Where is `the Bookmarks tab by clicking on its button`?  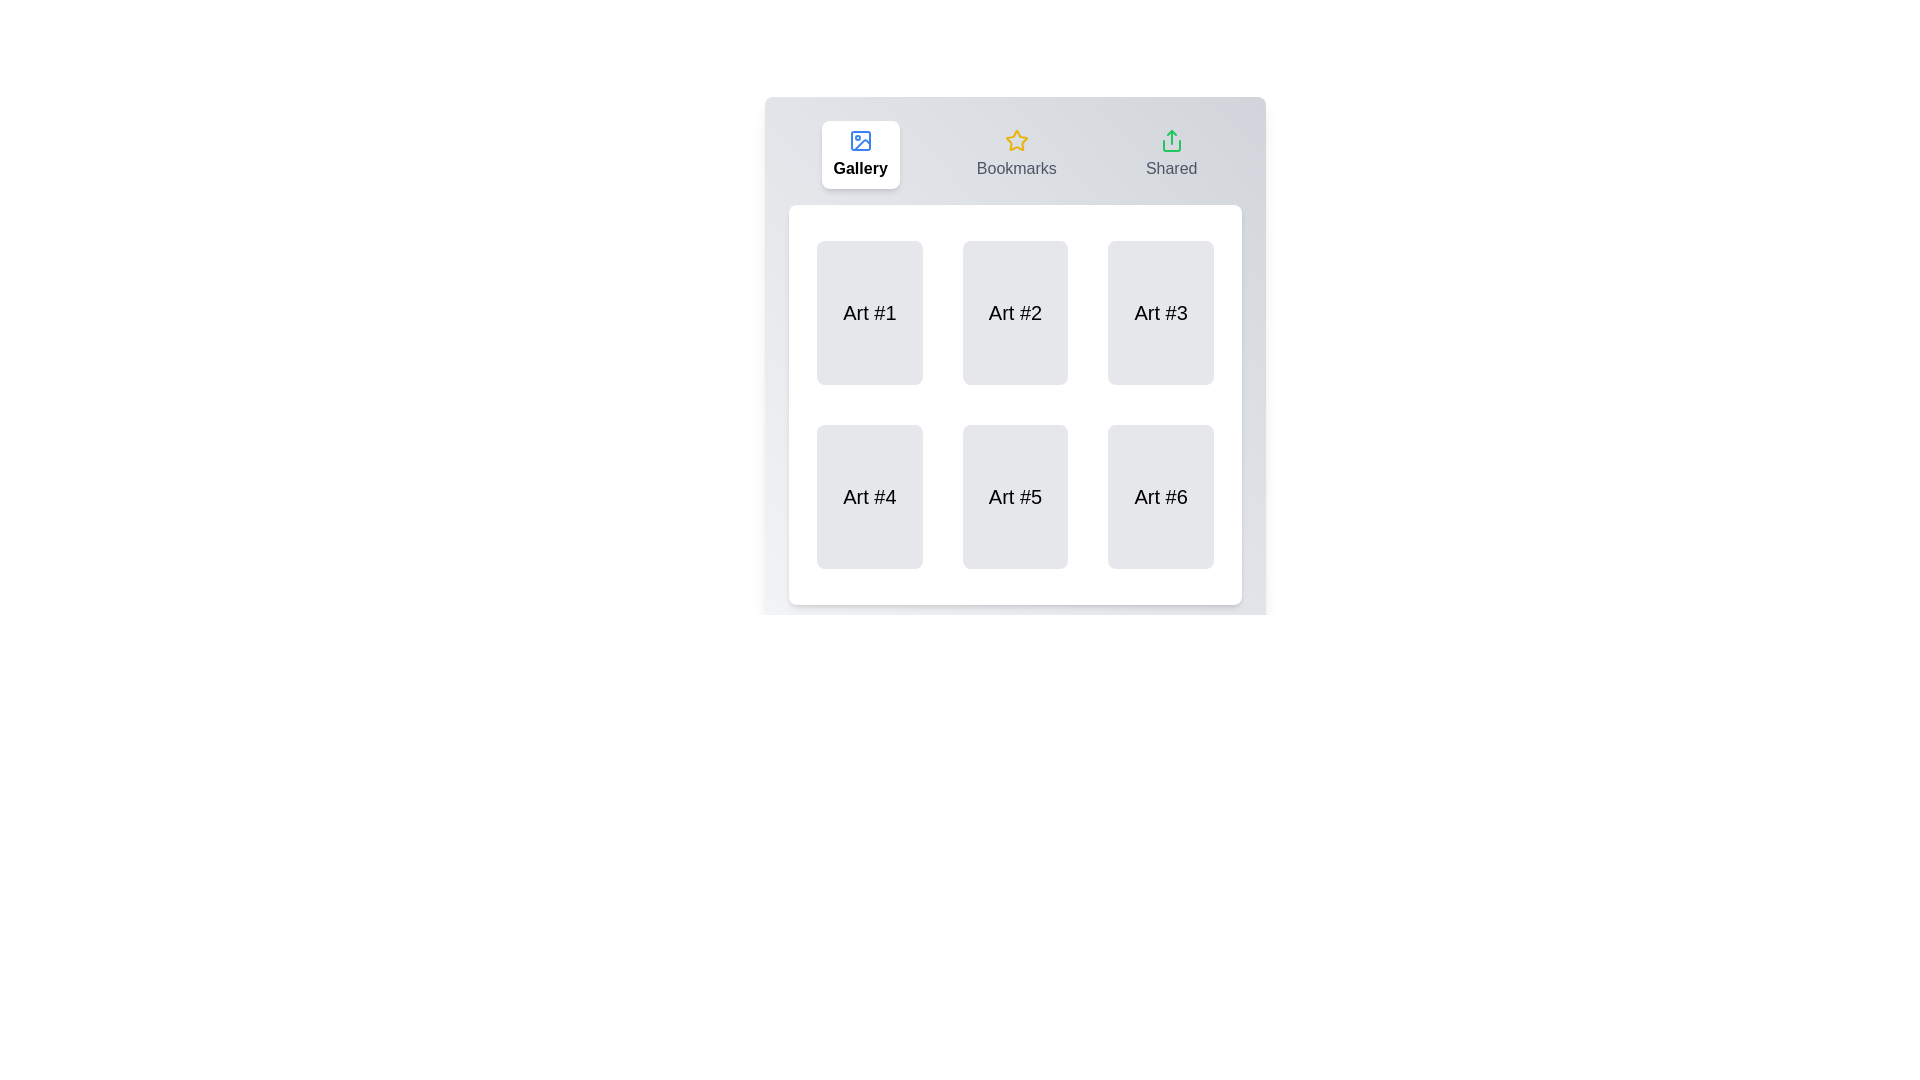 the Bookmarks tab by clicking on its button is located at coordinates (1016, 153).